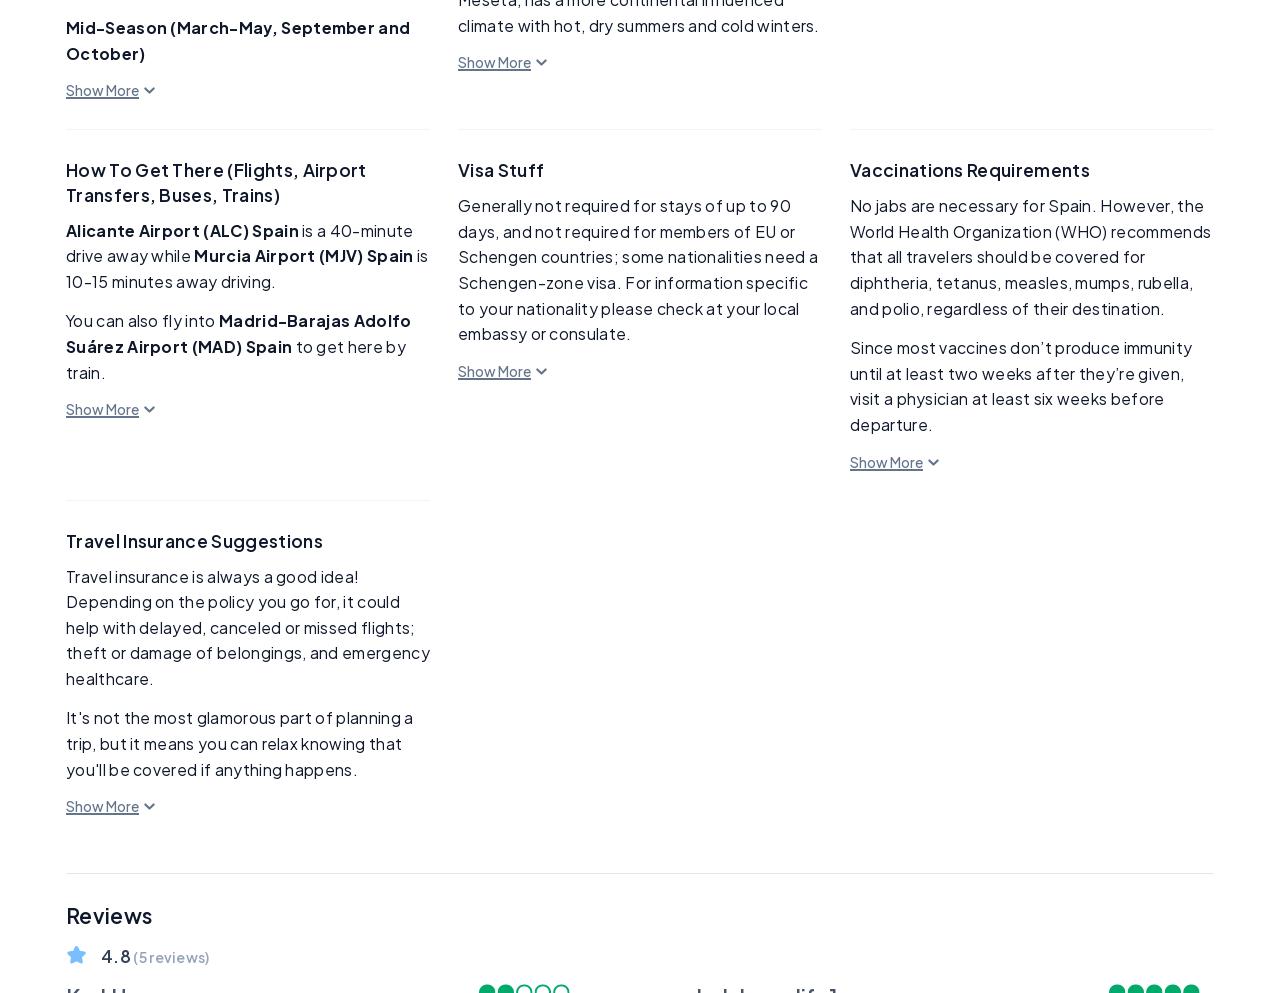 This screenshot has height=993, width=1280. What do you see at coordinates (304, 254) in the screenshot?
I see `'Murcia Airport (MJV) Spain'` at bounding box center [304, 254].